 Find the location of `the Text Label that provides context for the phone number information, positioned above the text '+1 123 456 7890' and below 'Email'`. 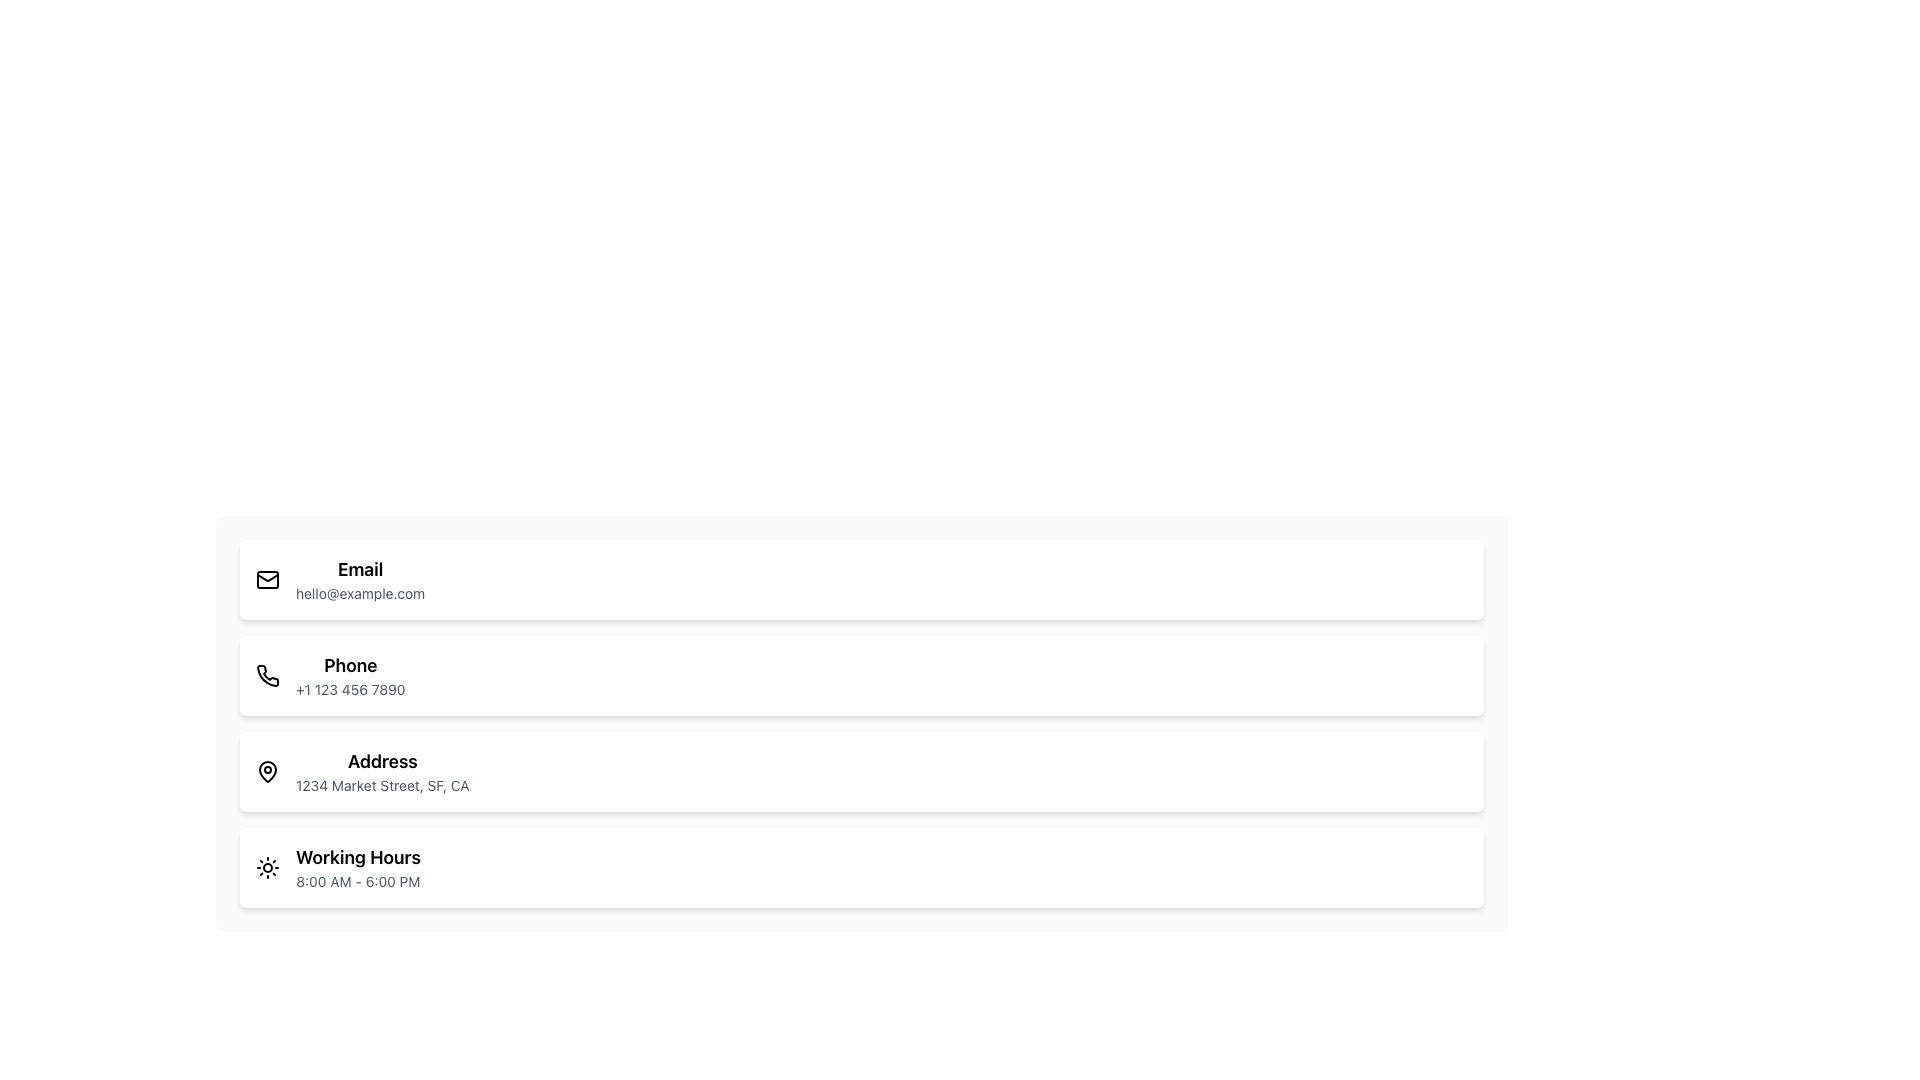

the Text Label that provides context for the phone number information, positioned above the text '+1 123 456 7890' and below 'Email' is located at coordinates (350, 666).